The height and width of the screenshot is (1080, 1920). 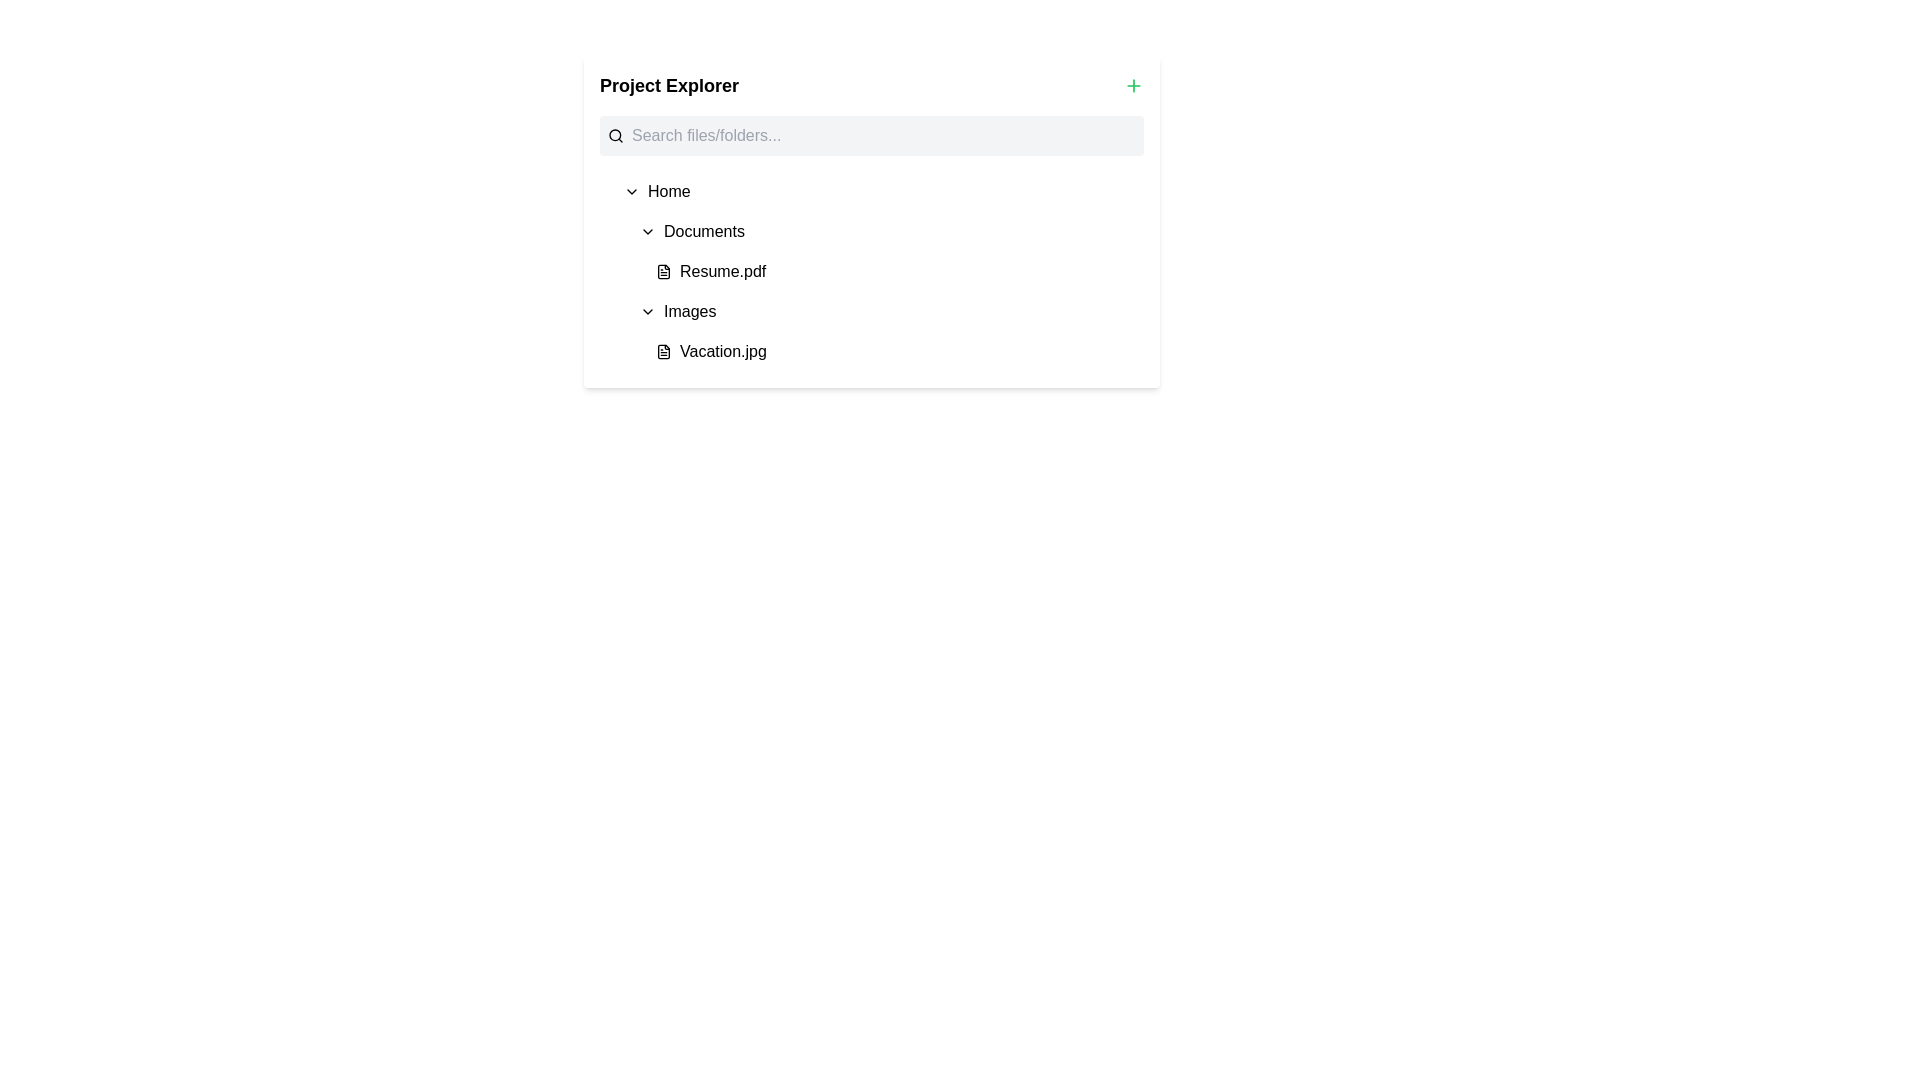 I want to click on the items in the Tree view navigation tool located in the 'Project Explorer' section, so click(x=872, y=272).